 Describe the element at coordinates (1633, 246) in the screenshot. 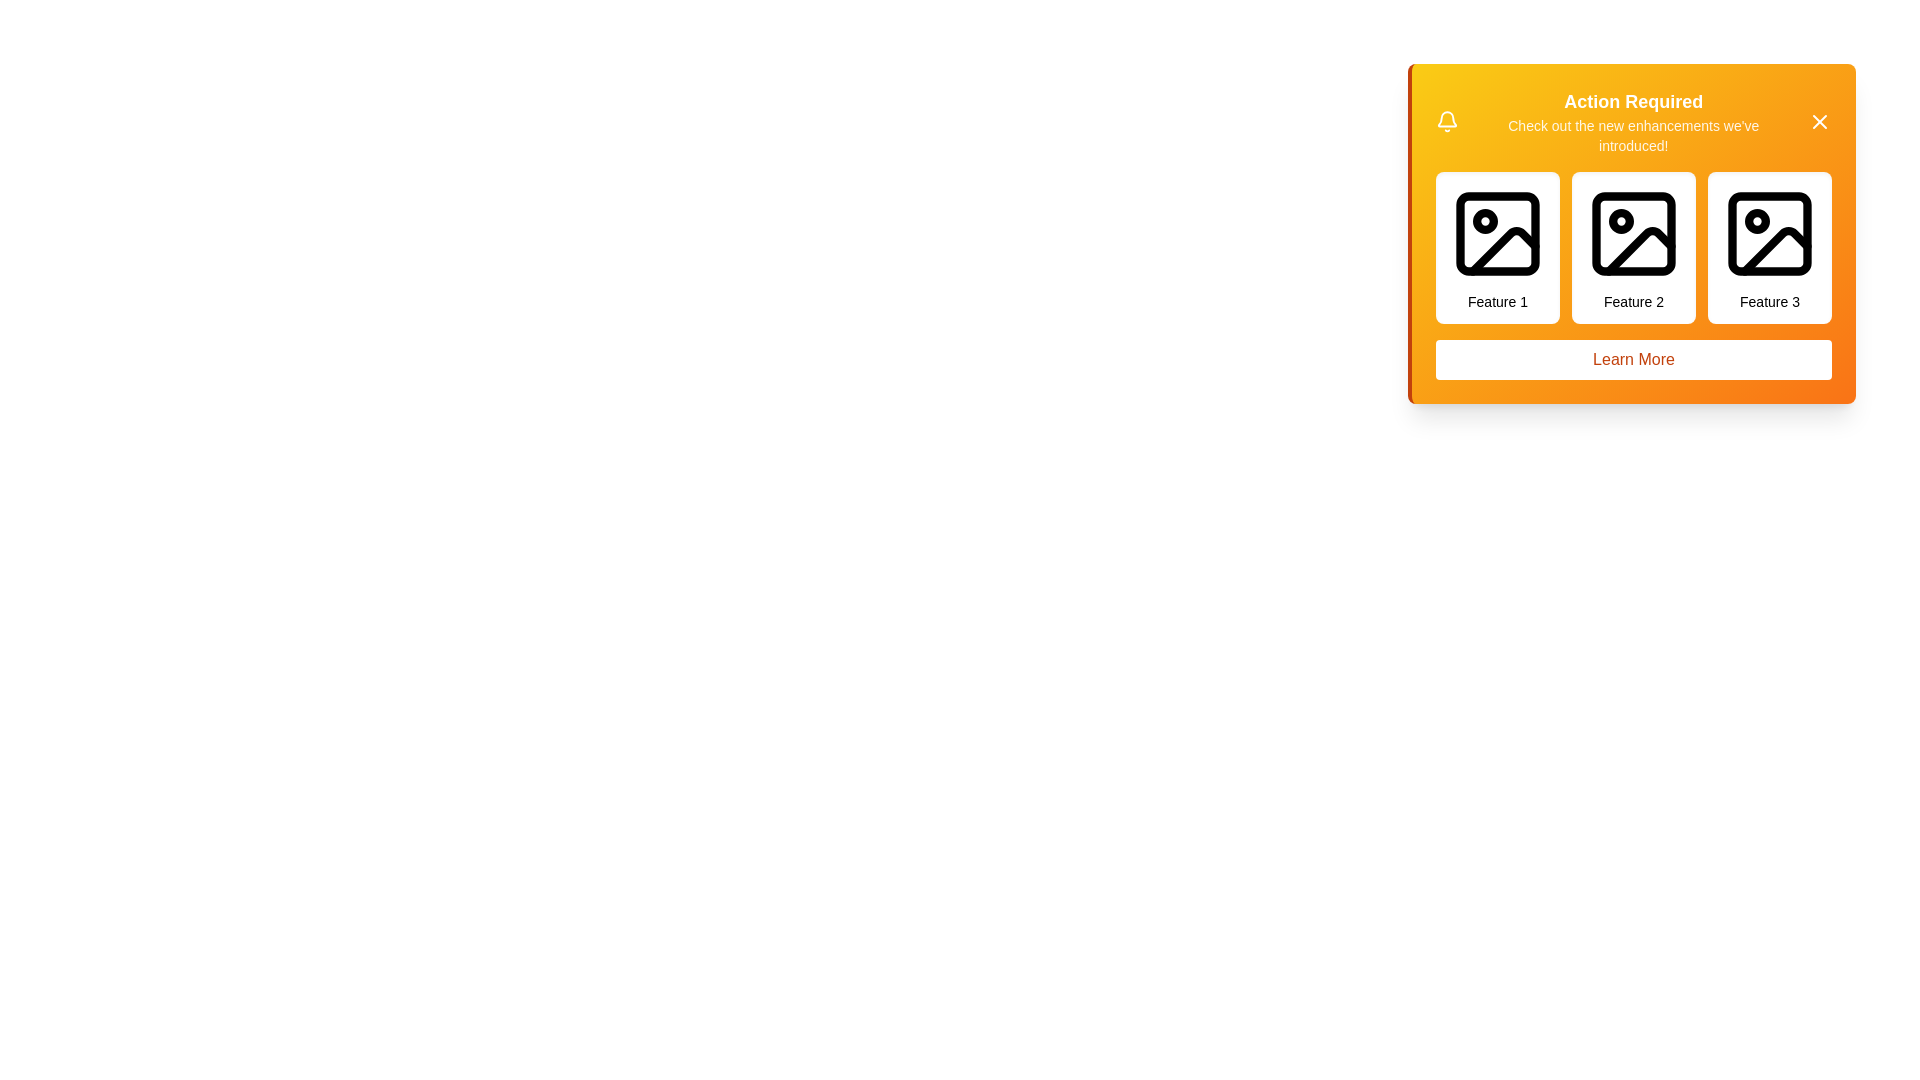

I see `the center of the 'Feature 2' component to inspect its image or text` at that location.